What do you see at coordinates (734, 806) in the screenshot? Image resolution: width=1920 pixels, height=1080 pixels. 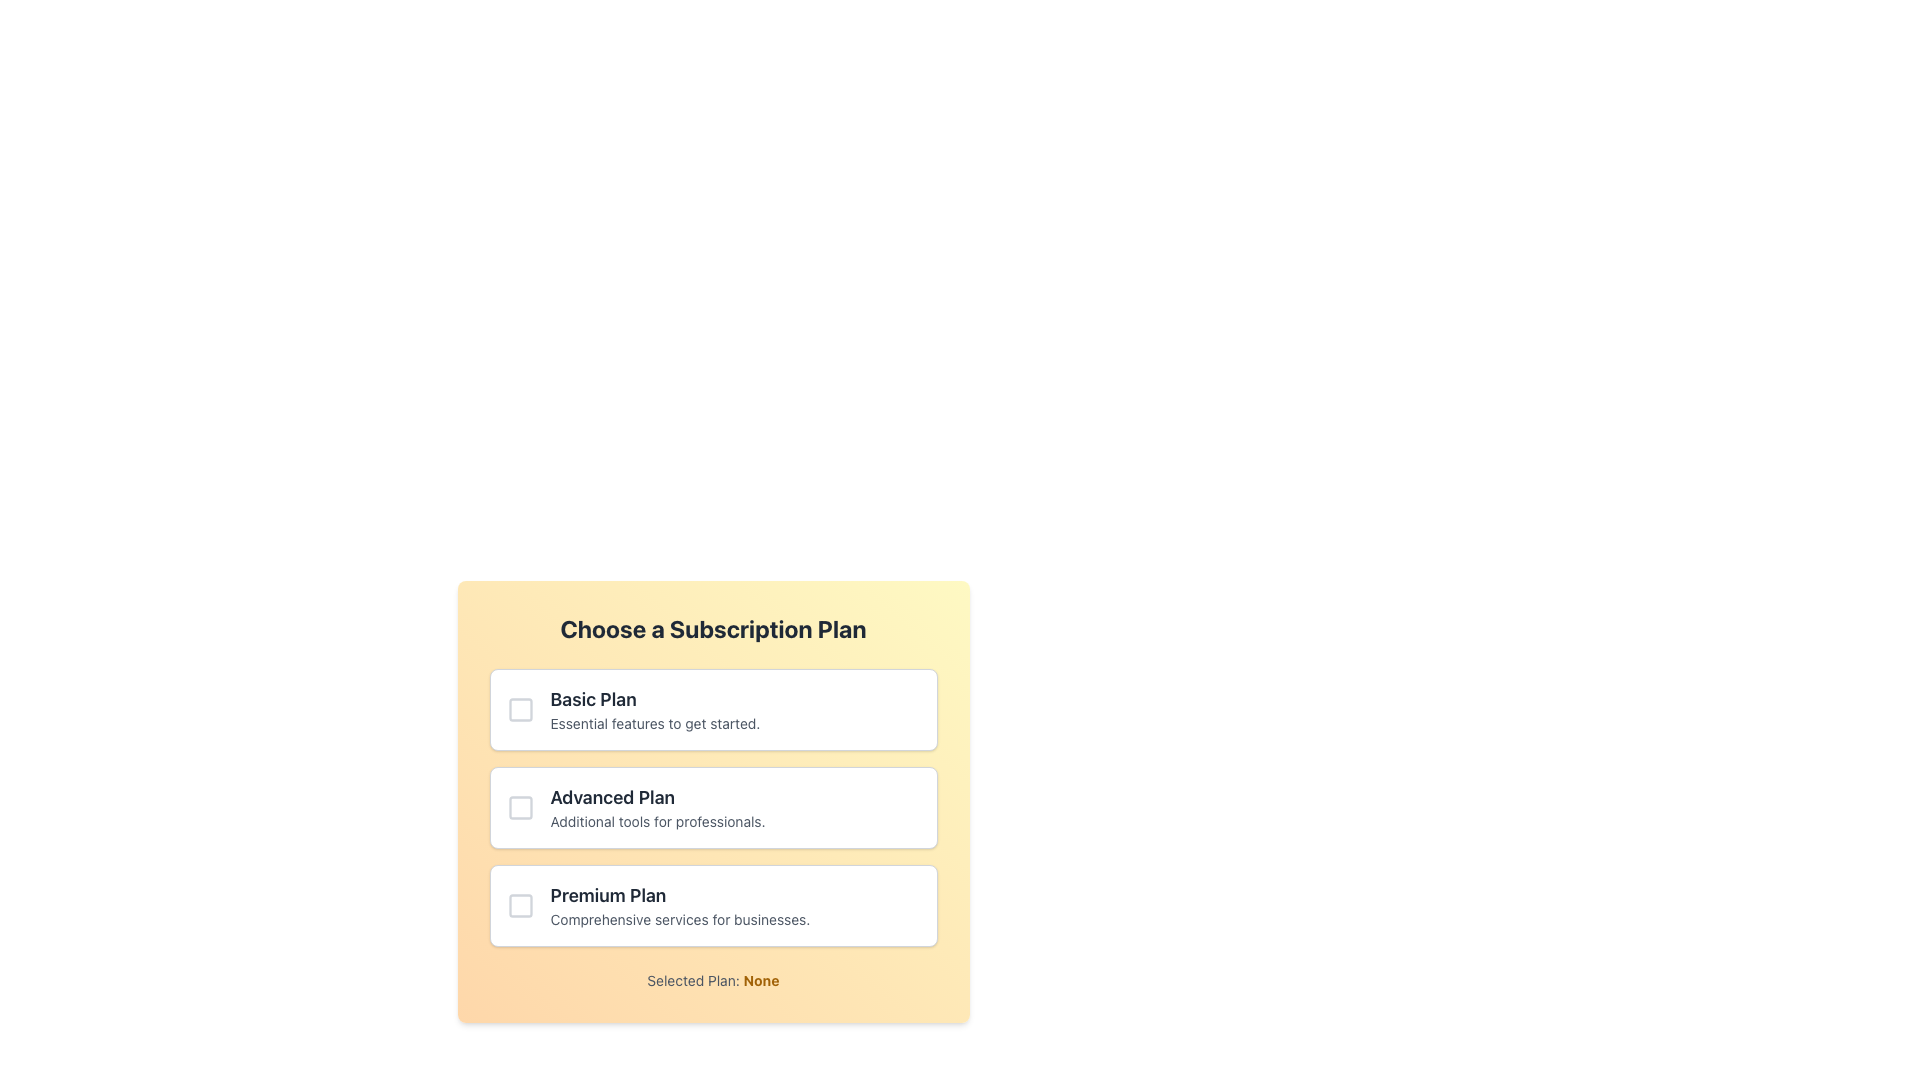 I see `the informational text block about the 'Advanced Plan' subscription, which is the second item in the vertical list of subscription options` at bounding box center [734, 806].